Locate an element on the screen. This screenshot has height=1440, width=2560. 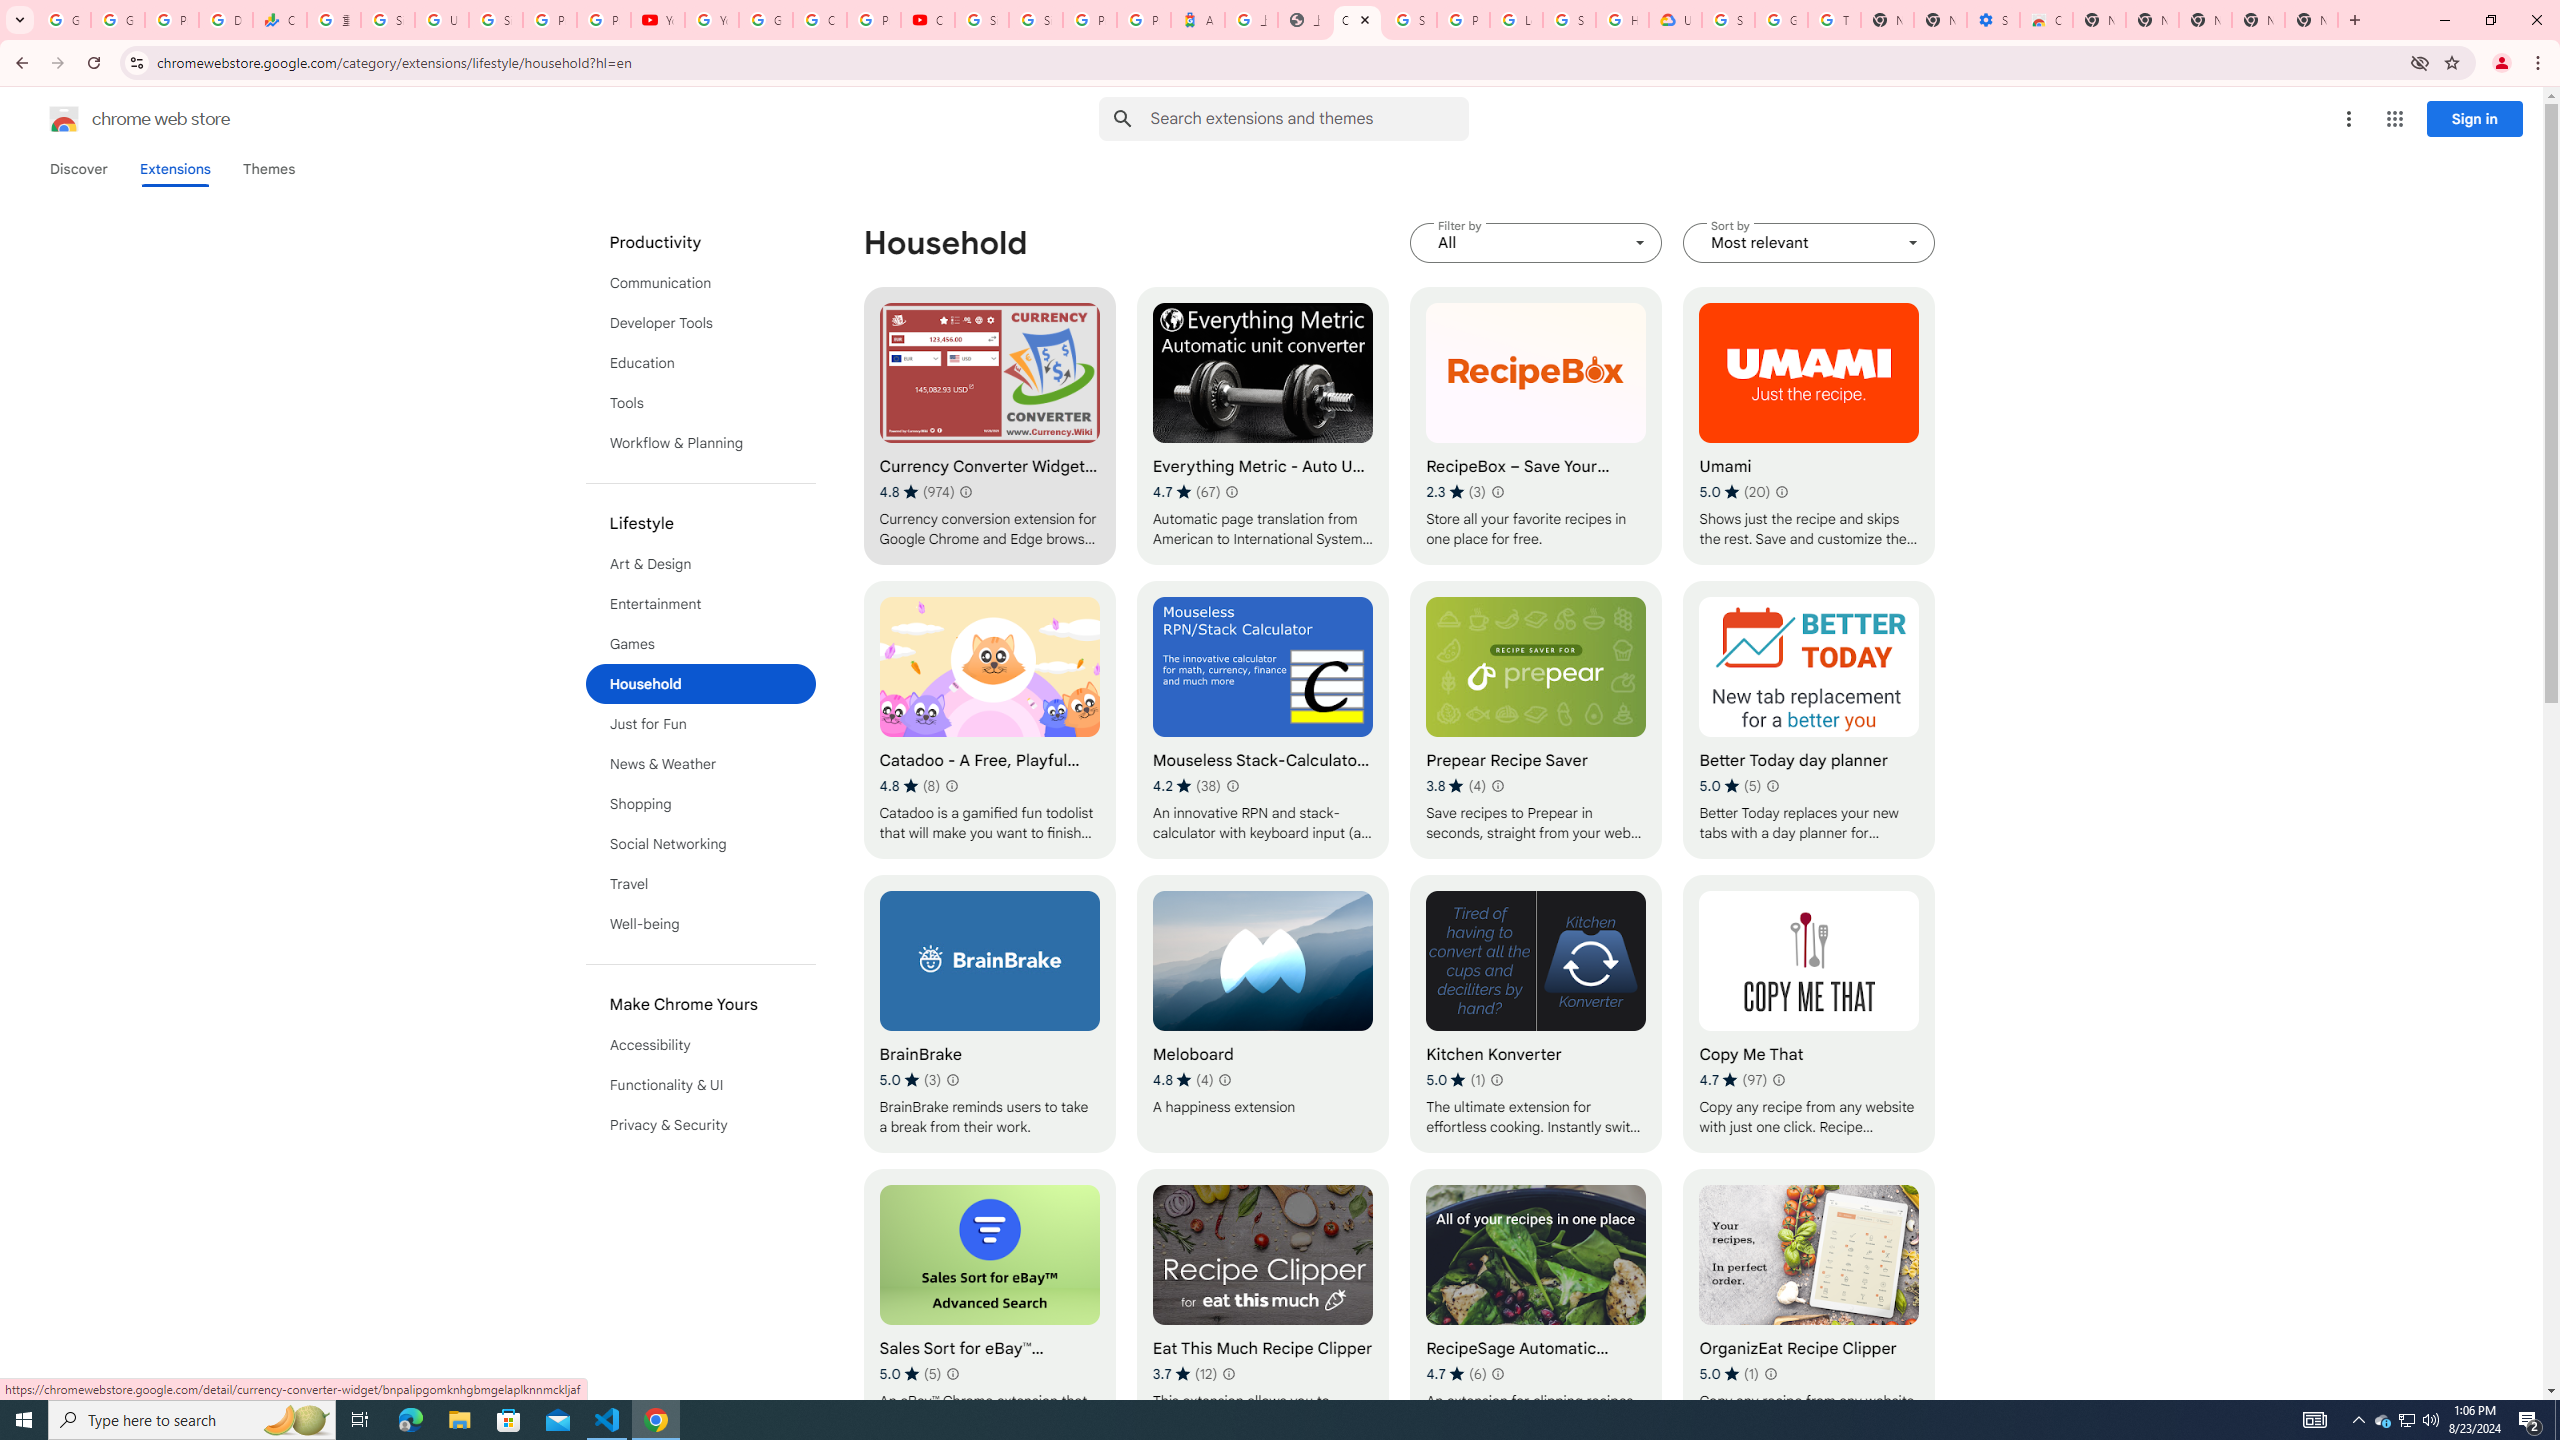
'Average rating 4.8 out of 5 stars. 974 ratings.' is located at coordinates (916, 491).